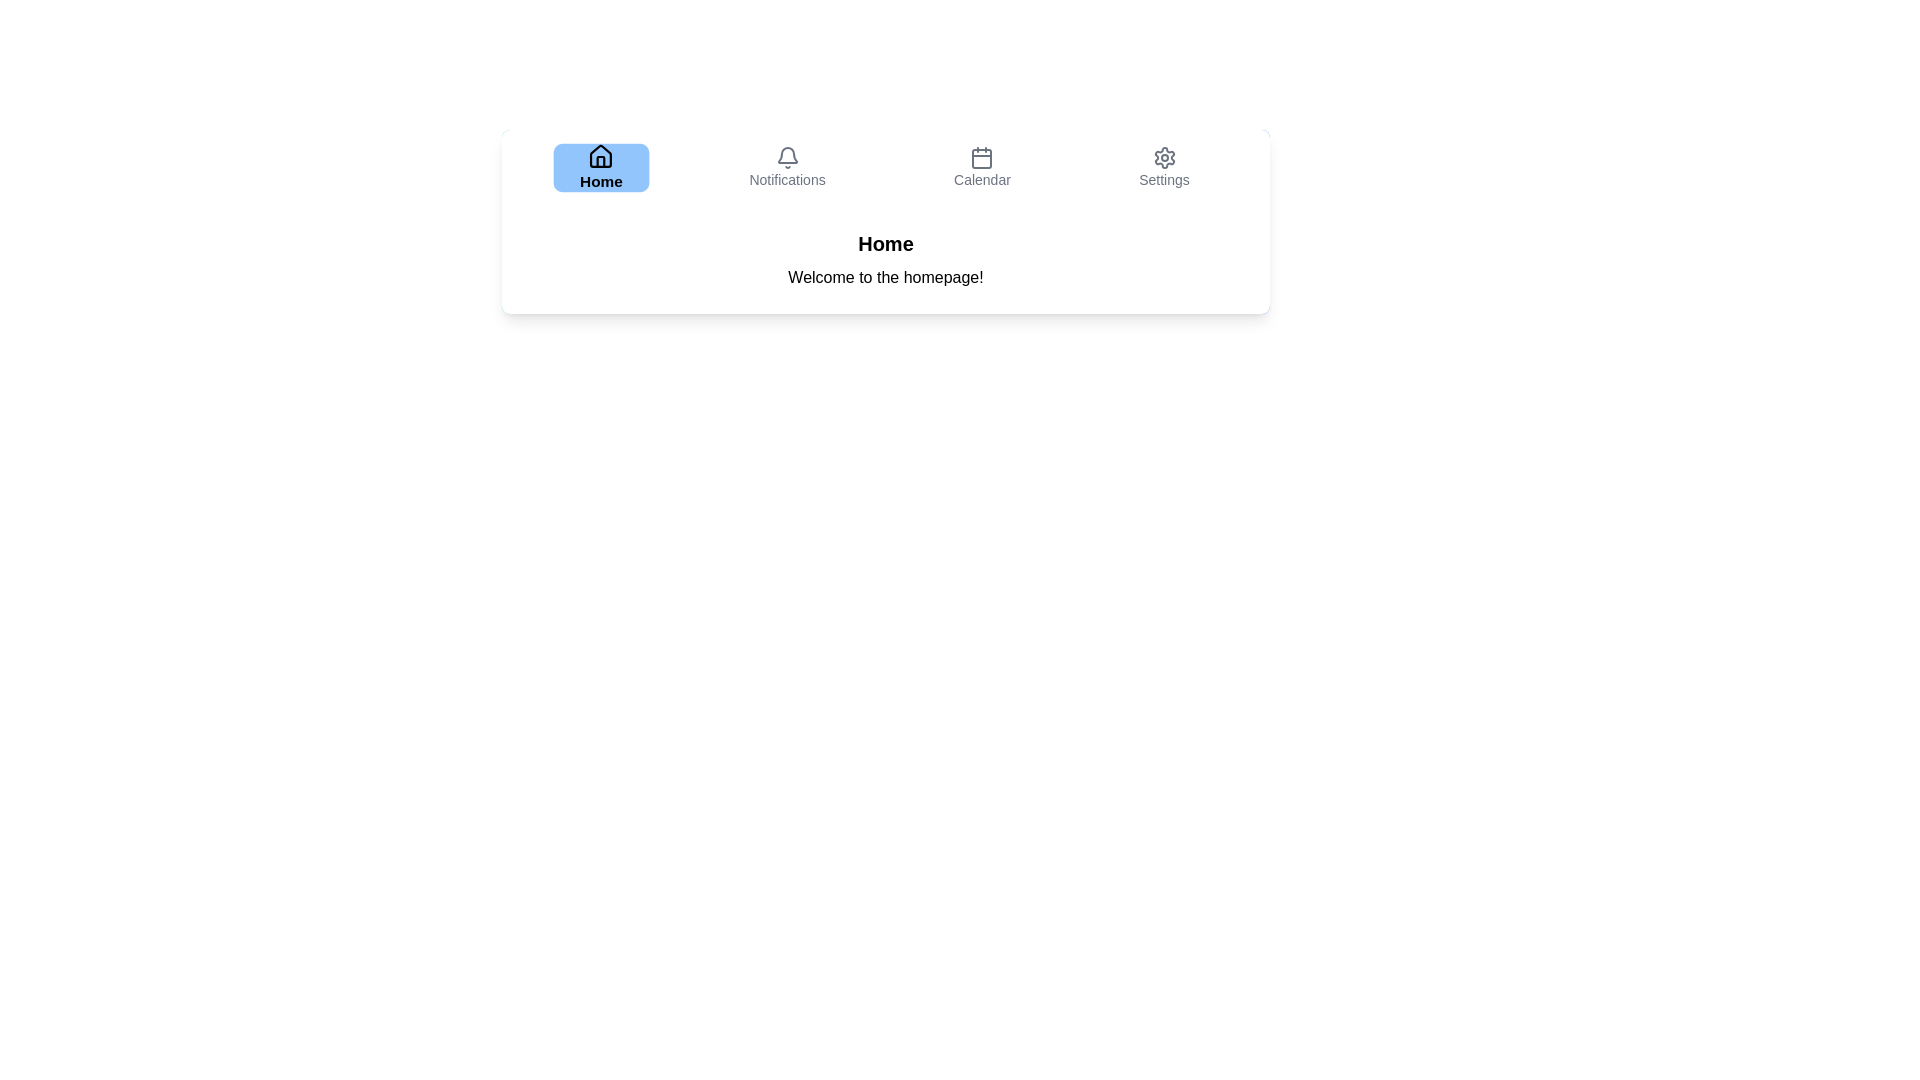 This screenshot has width=1920, height=1080. What do you see at coordinates (982, 167) in the screenshot?
I see `the 'Calendar' button, which features a calendar icon and a text label` at bounding box center [982, 167].